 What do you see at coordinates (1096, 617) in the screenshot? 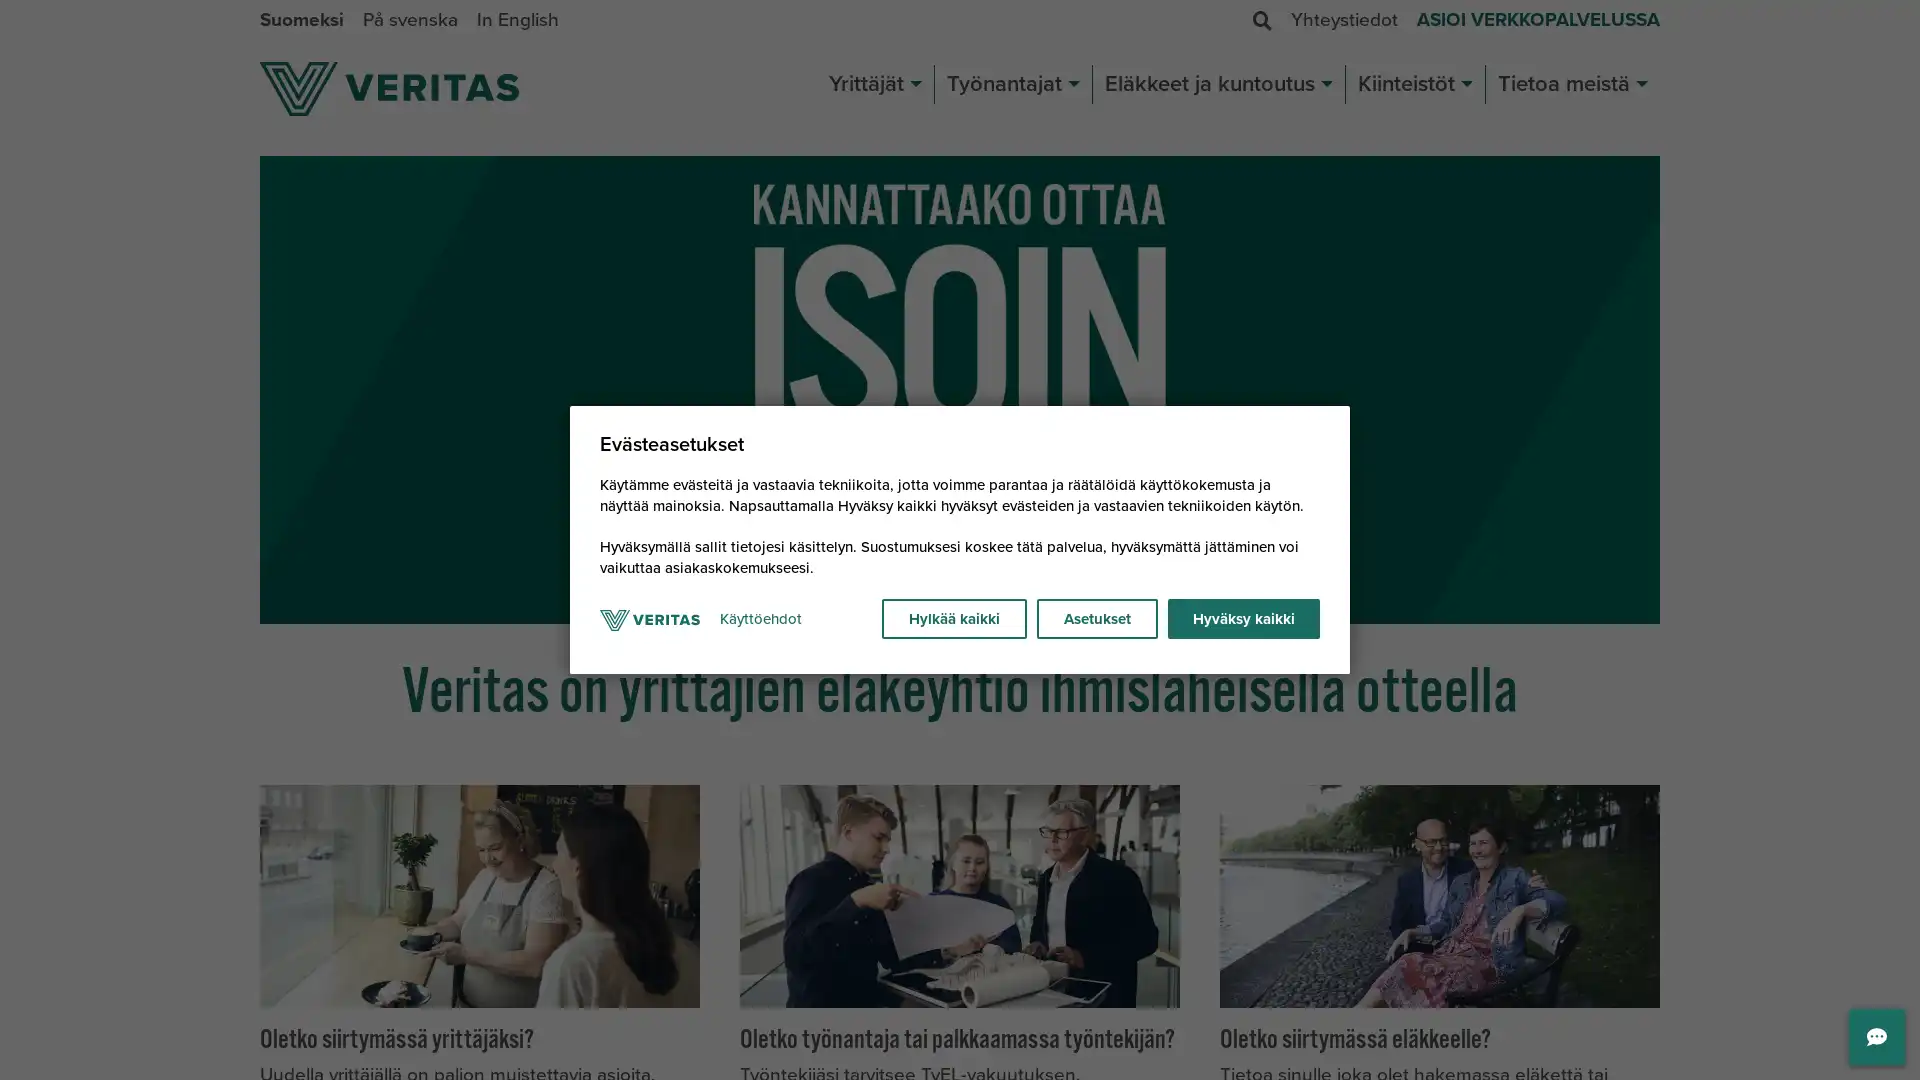
I see `Asetukset` at bounding box center [1096, 617].